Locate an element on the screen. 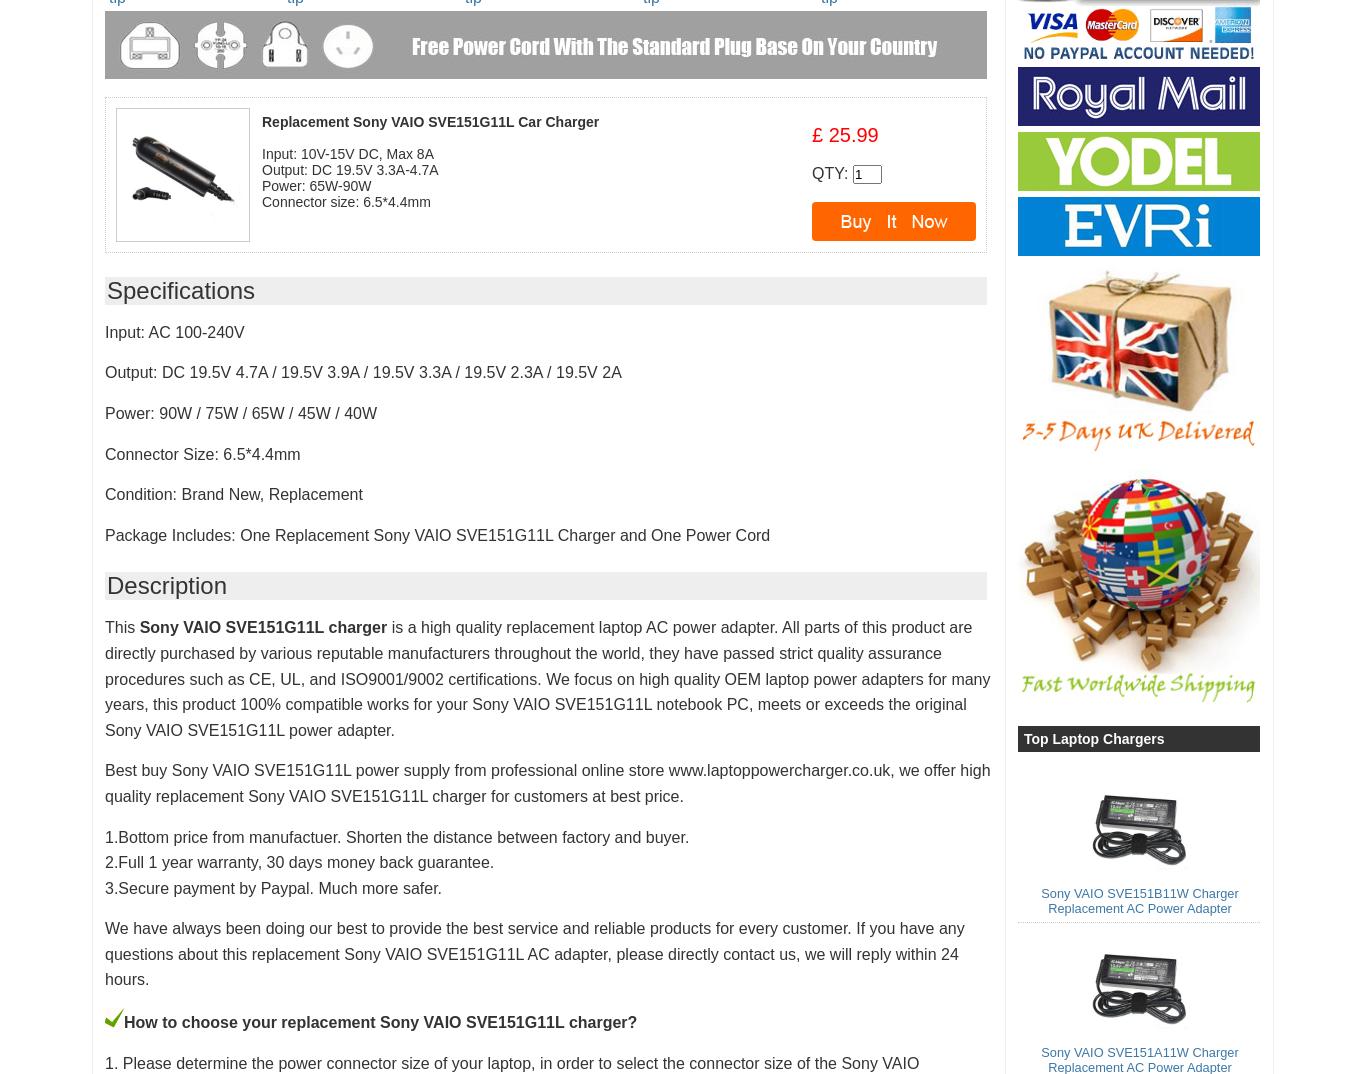  'Top Laptop Chargers' is located at coordinates (1023, 738).